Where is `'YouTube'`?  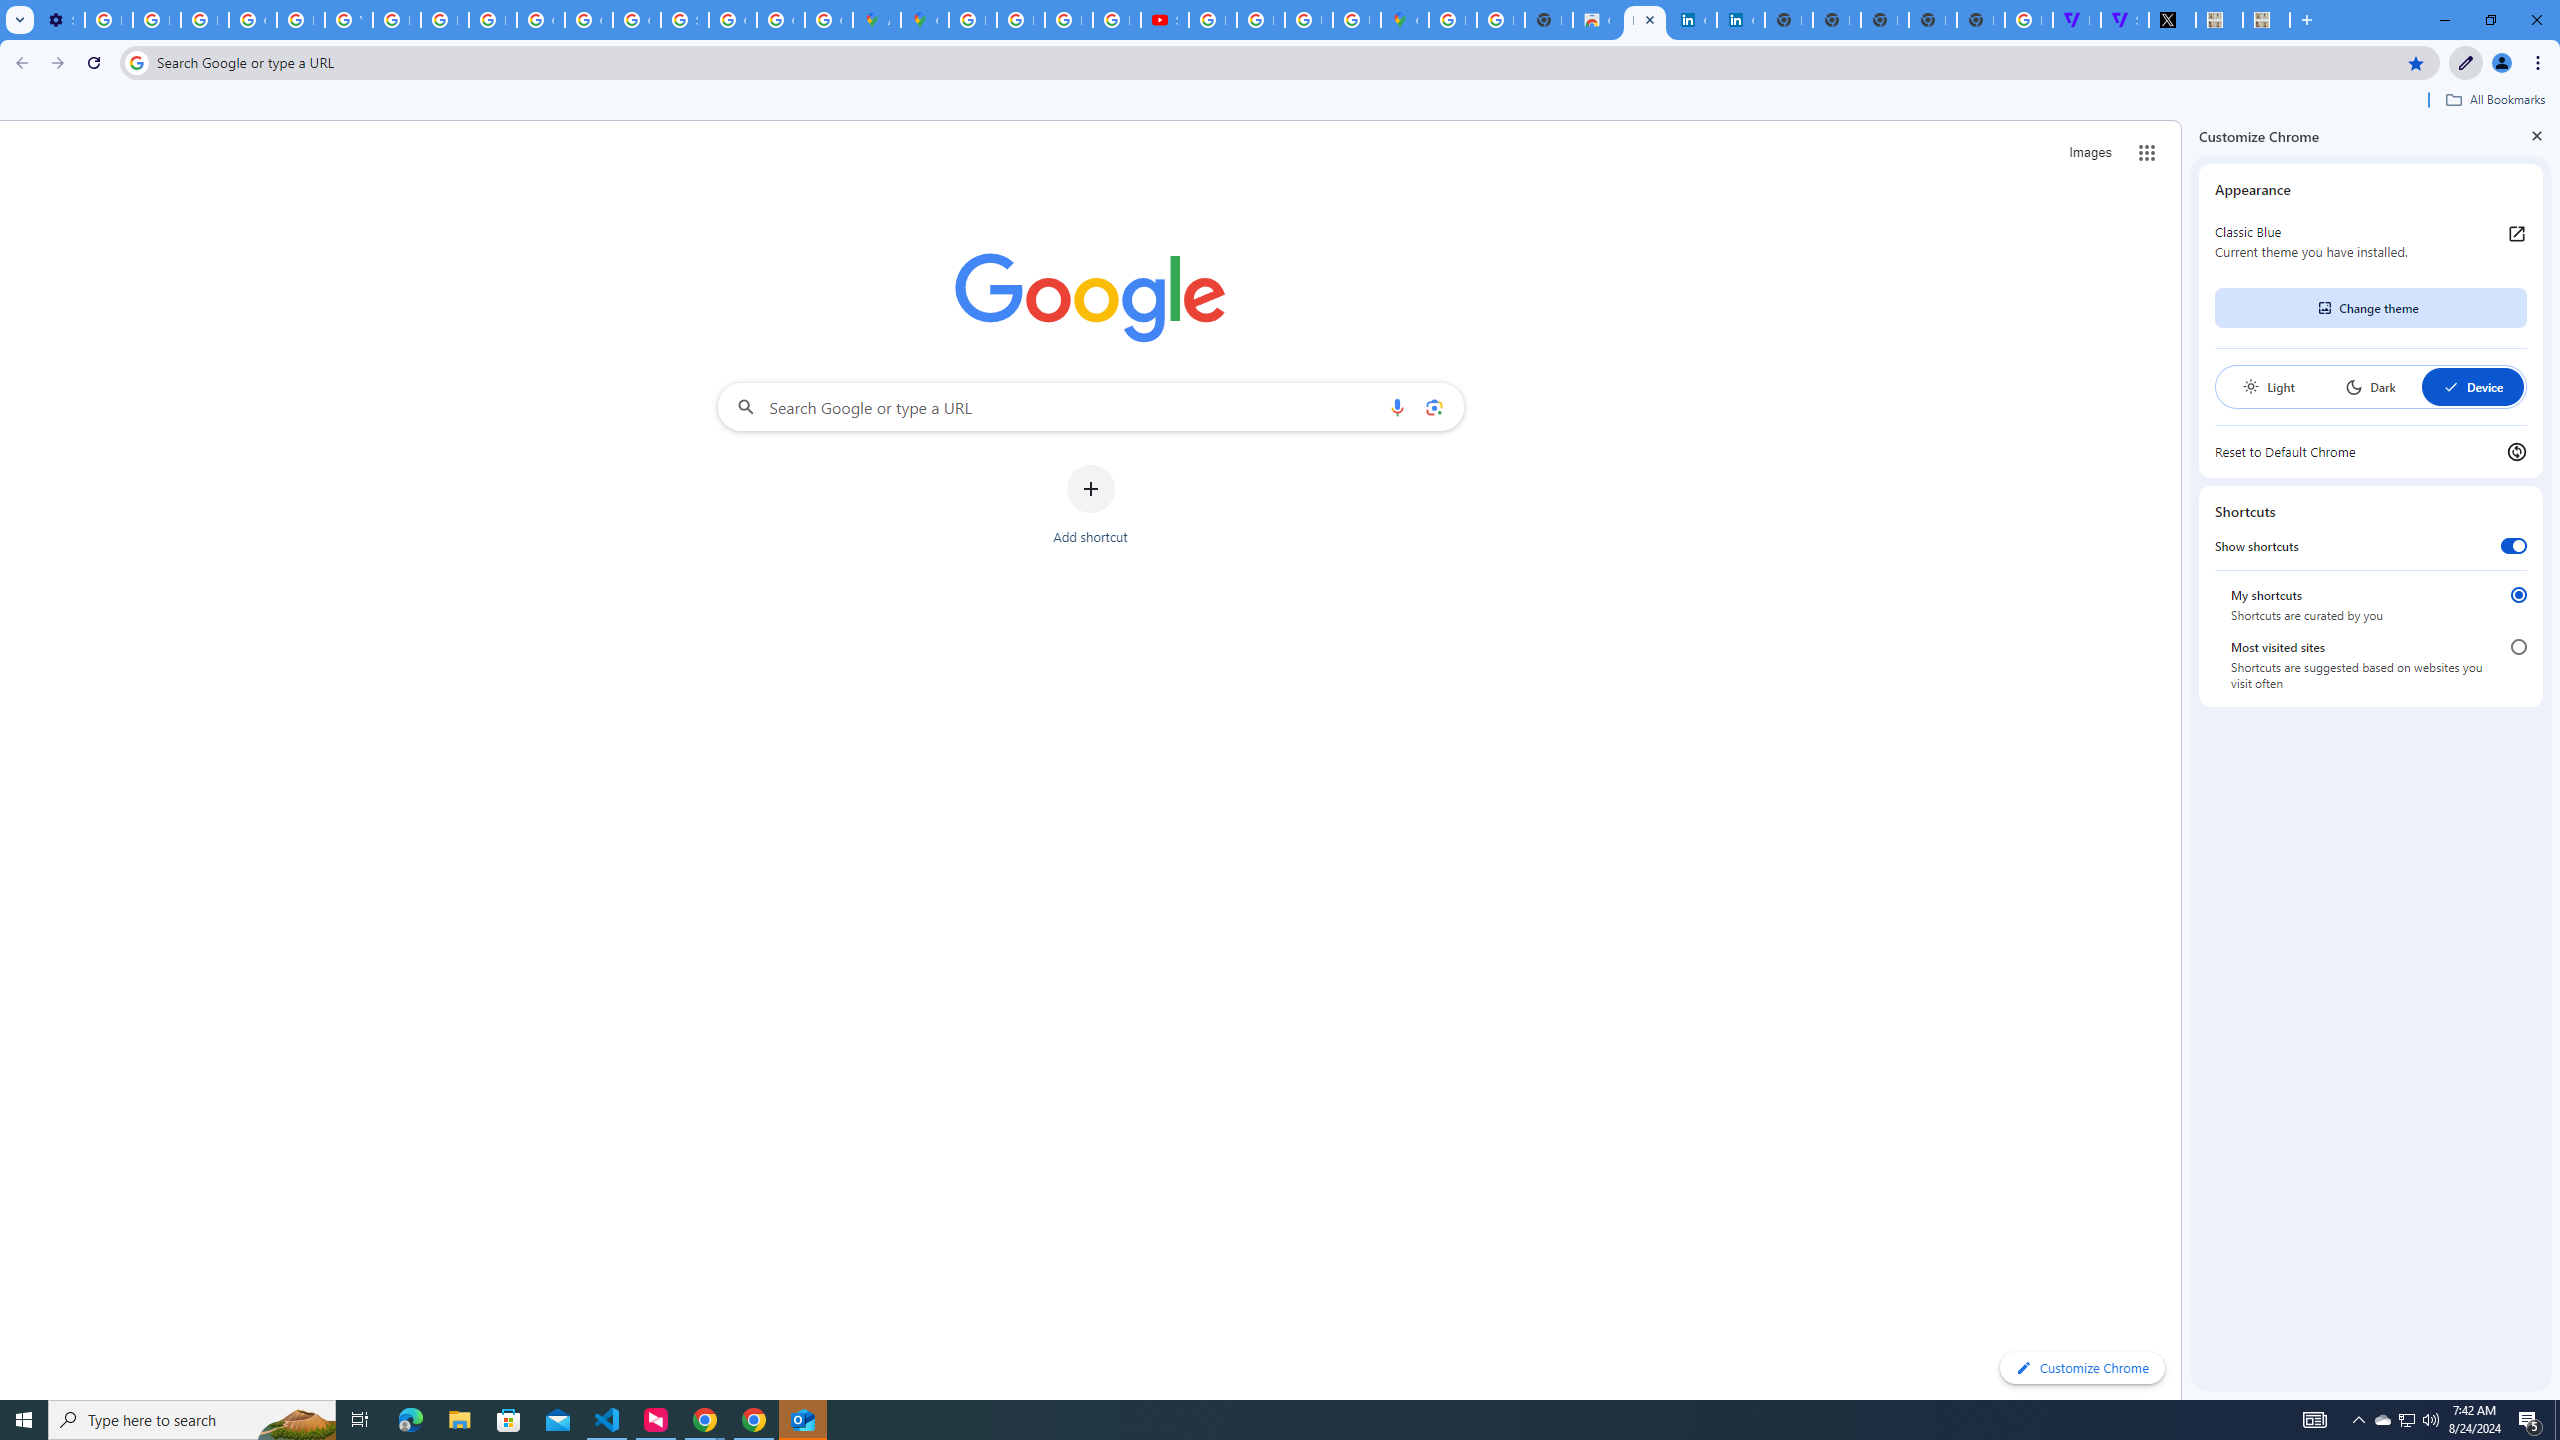 'YouTube' is located at coordinates (347, 19).